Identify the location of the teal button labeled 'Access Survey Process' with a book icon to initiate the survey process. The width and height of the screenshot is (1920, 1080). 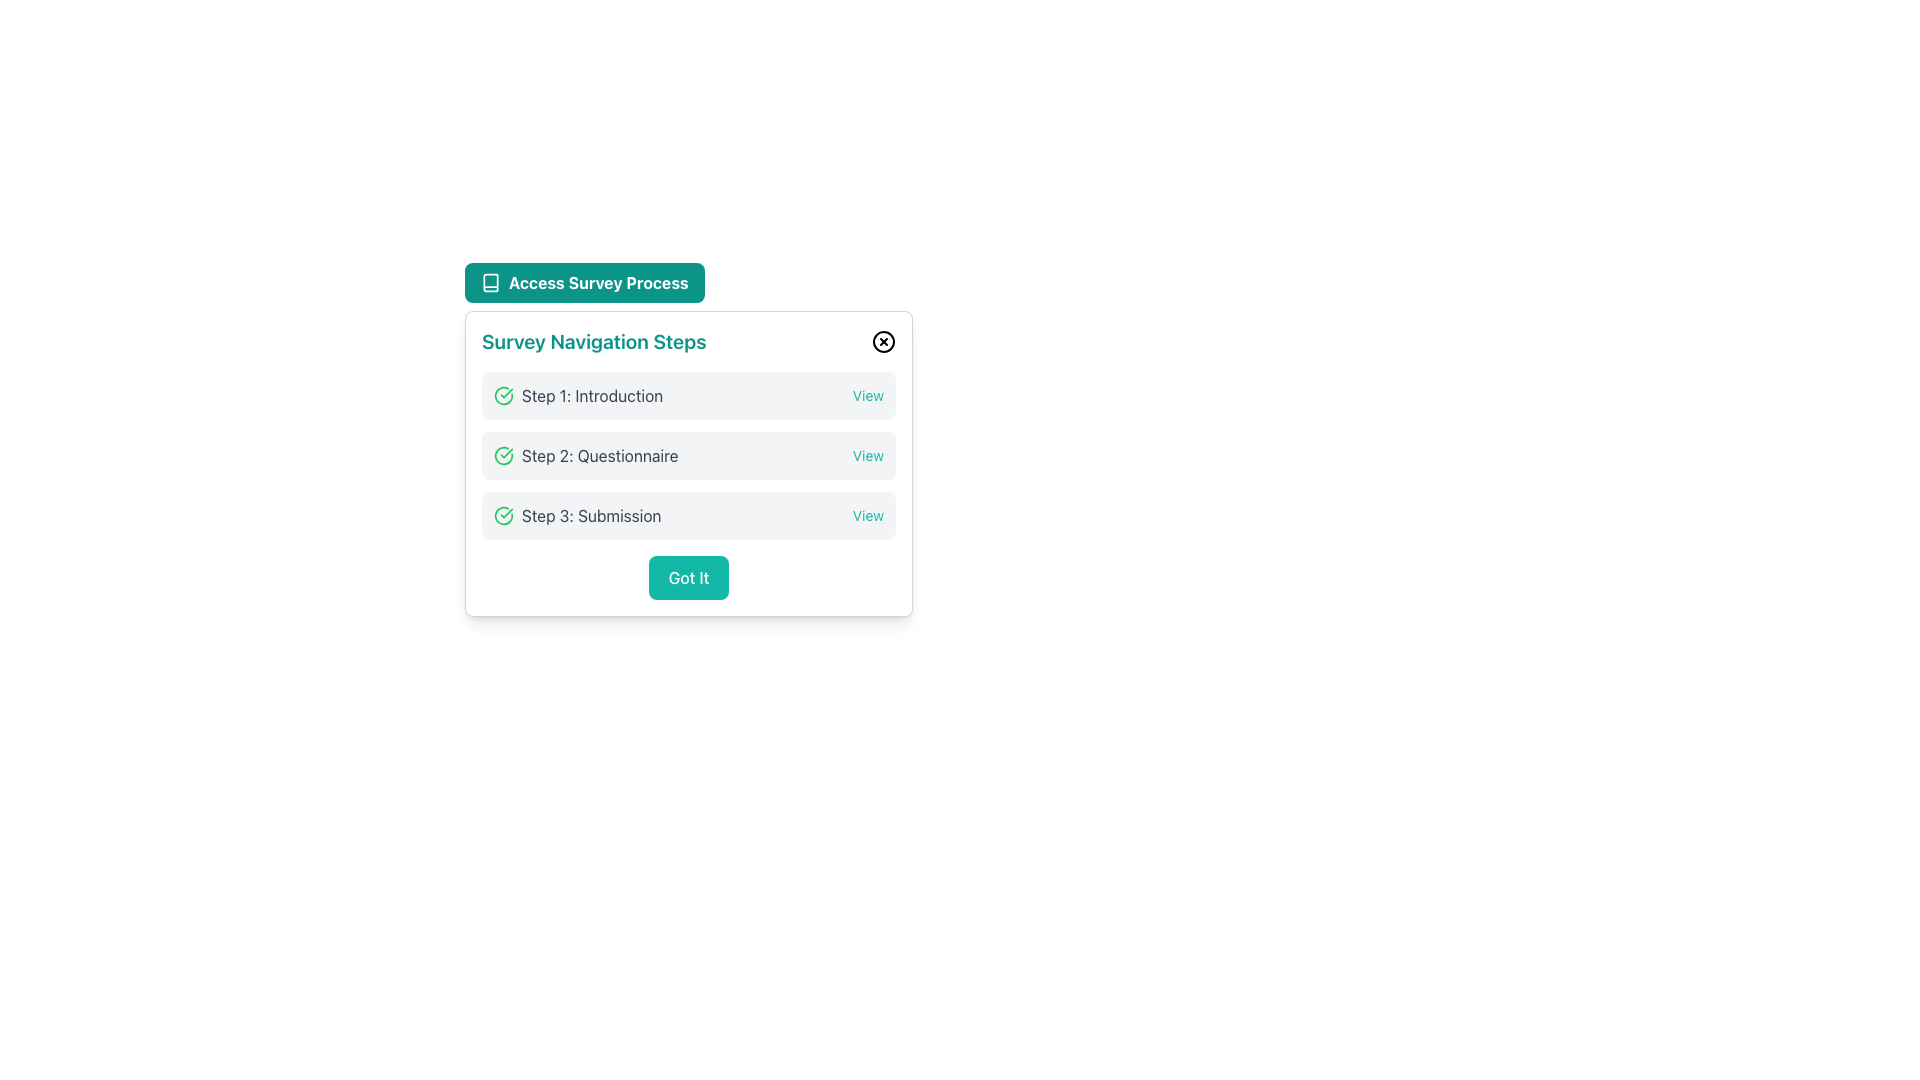
(583, 282).